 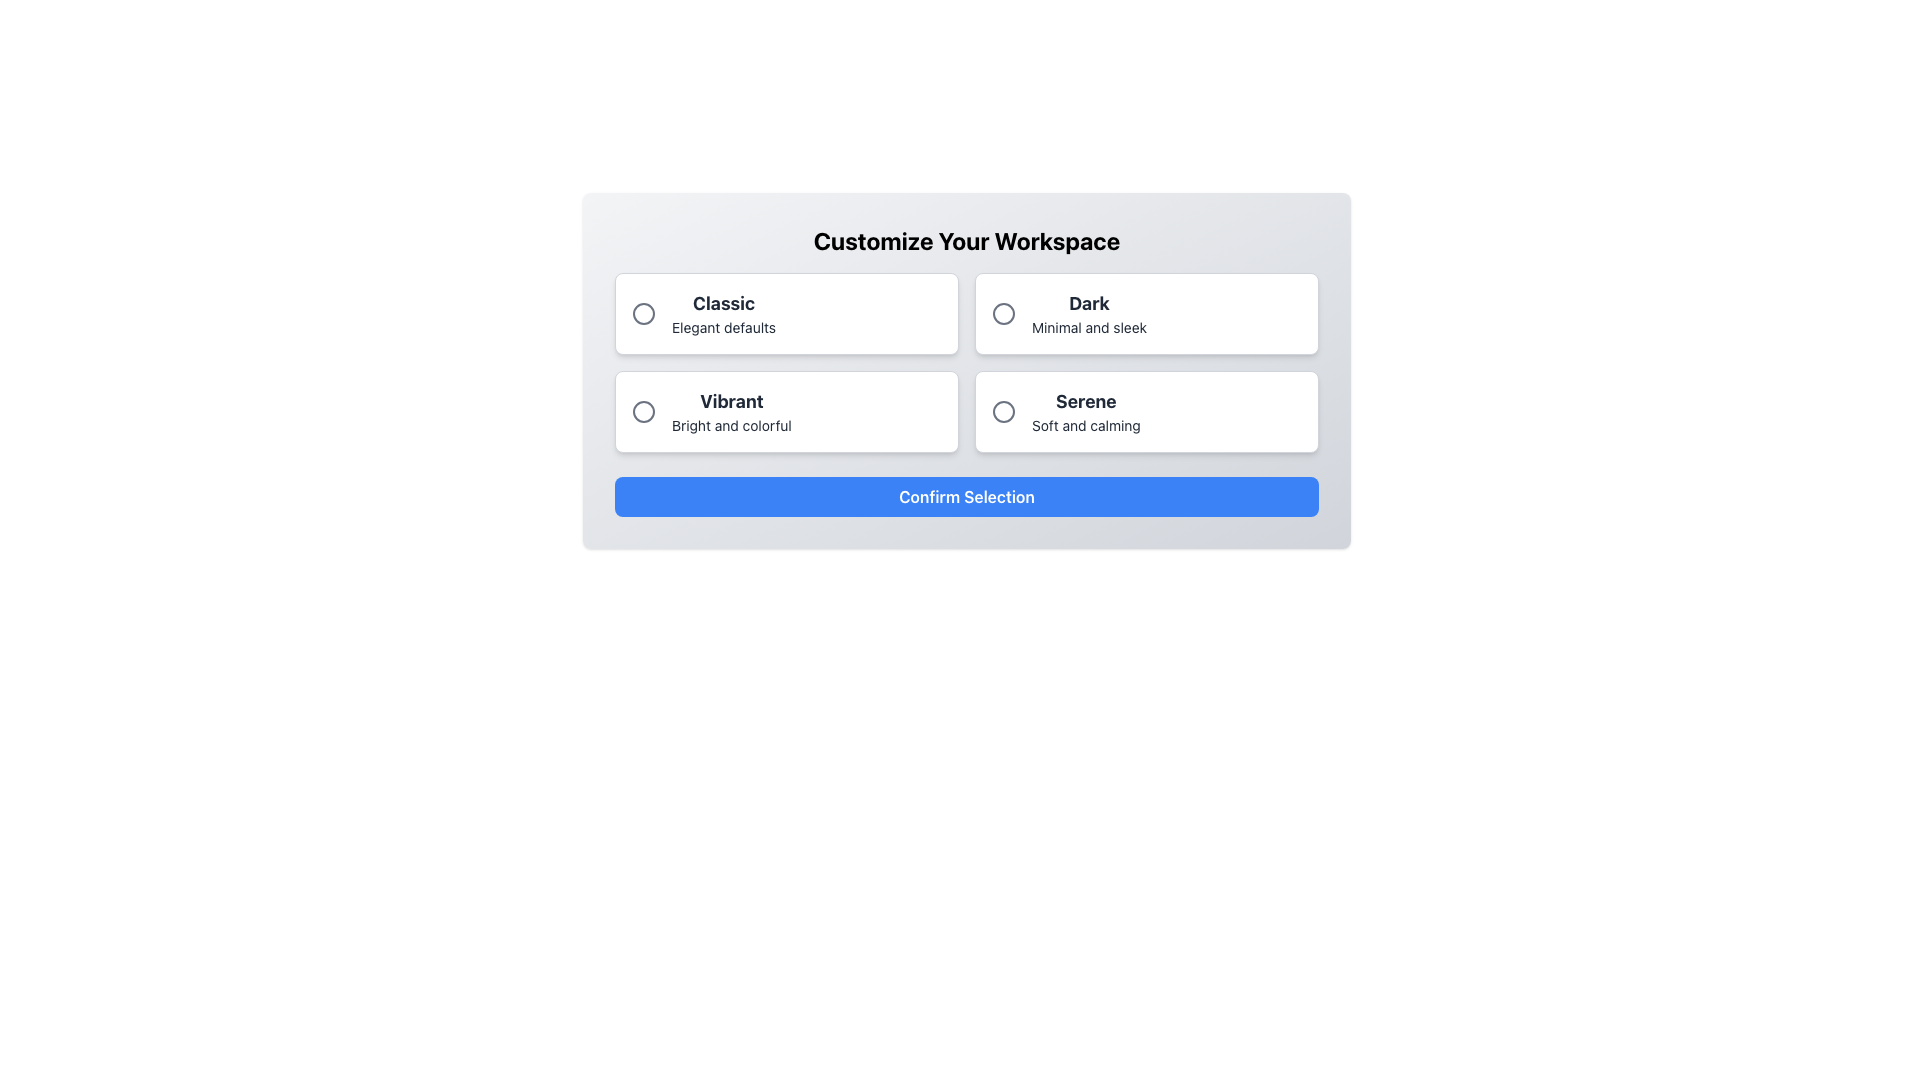 What do you see at coordinates (1088, 326) in the screenshot?
I see `the descriptive tagline text label for the 'Dark' theme option located in the 'Customize Your Workspace' selection area, which is centrally aligned below the larger 'Dark' label` at bounding box center [1088, 326].